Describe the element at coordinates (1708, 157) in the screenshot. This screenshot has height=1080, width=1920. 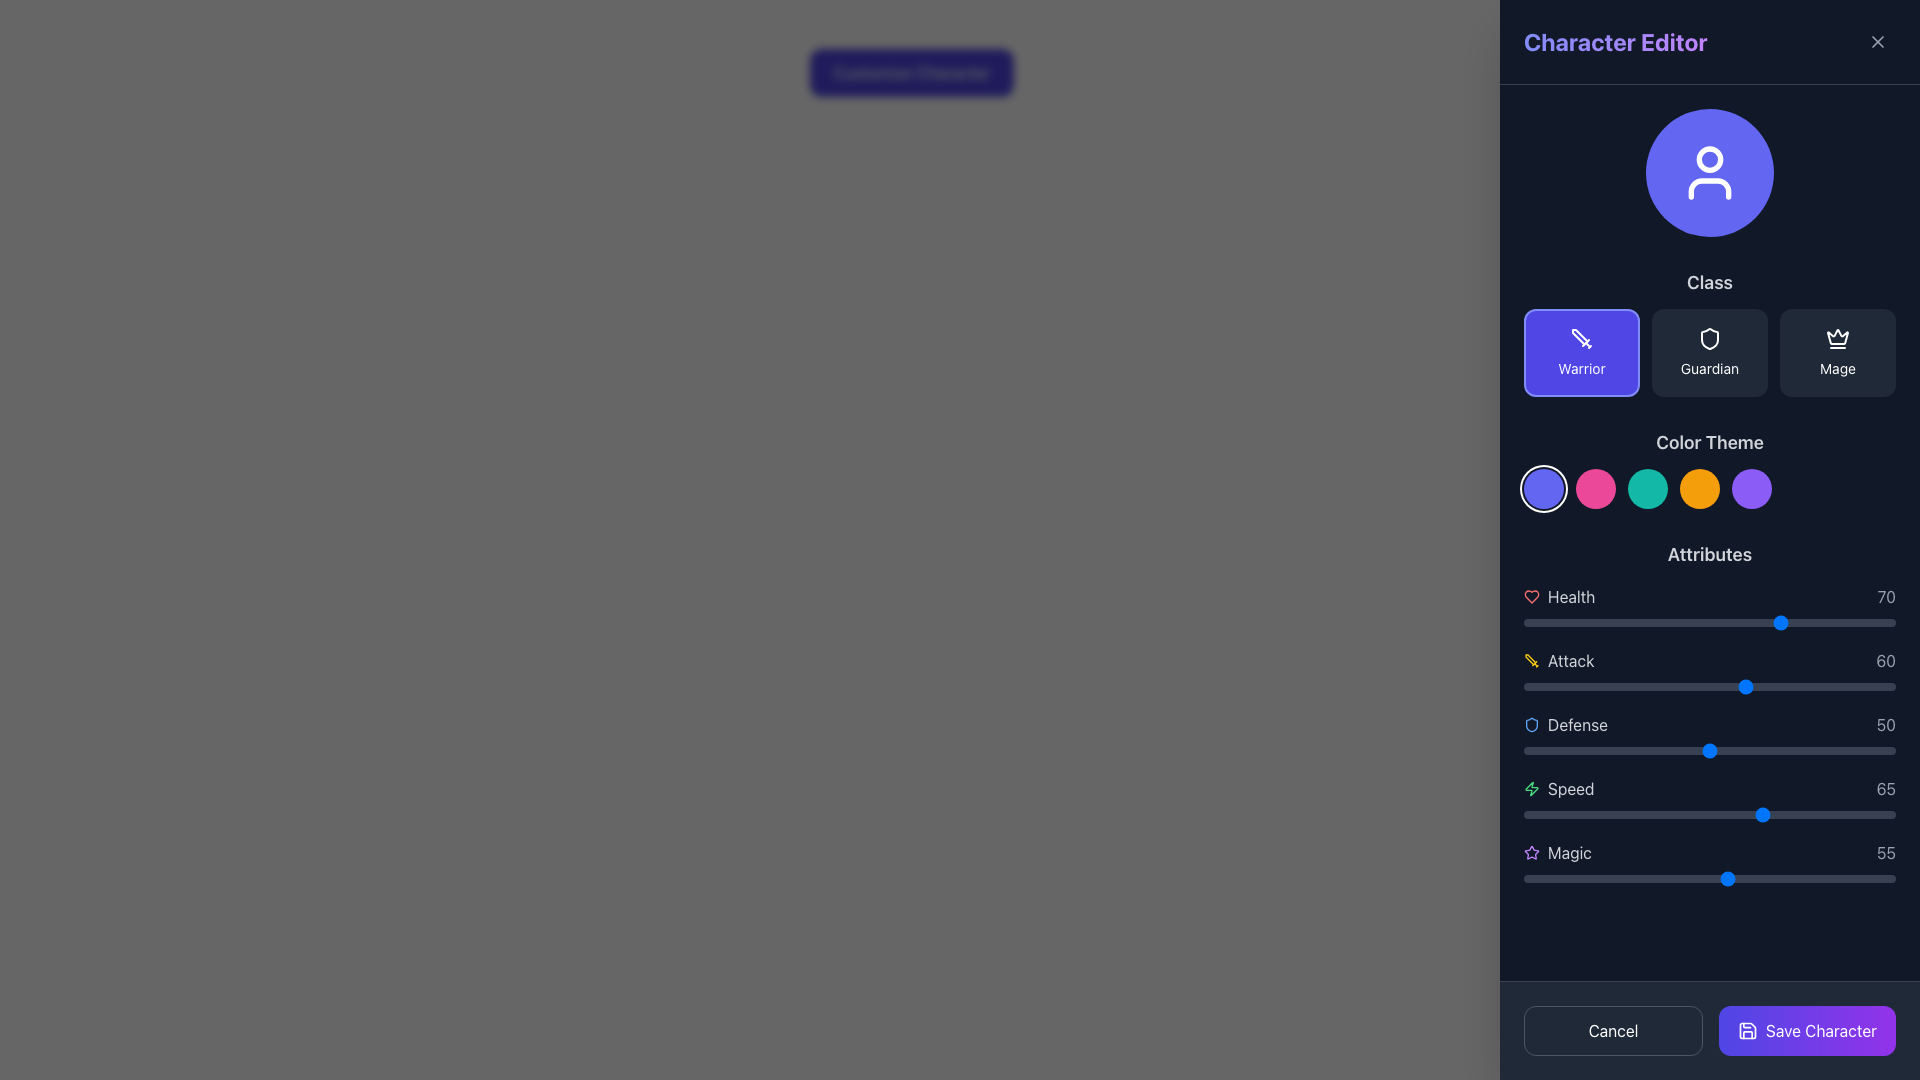
I see `the SVG circle element representing the head or face in the user profile icon design located in the 'Character Editor' sidebar` at that location.